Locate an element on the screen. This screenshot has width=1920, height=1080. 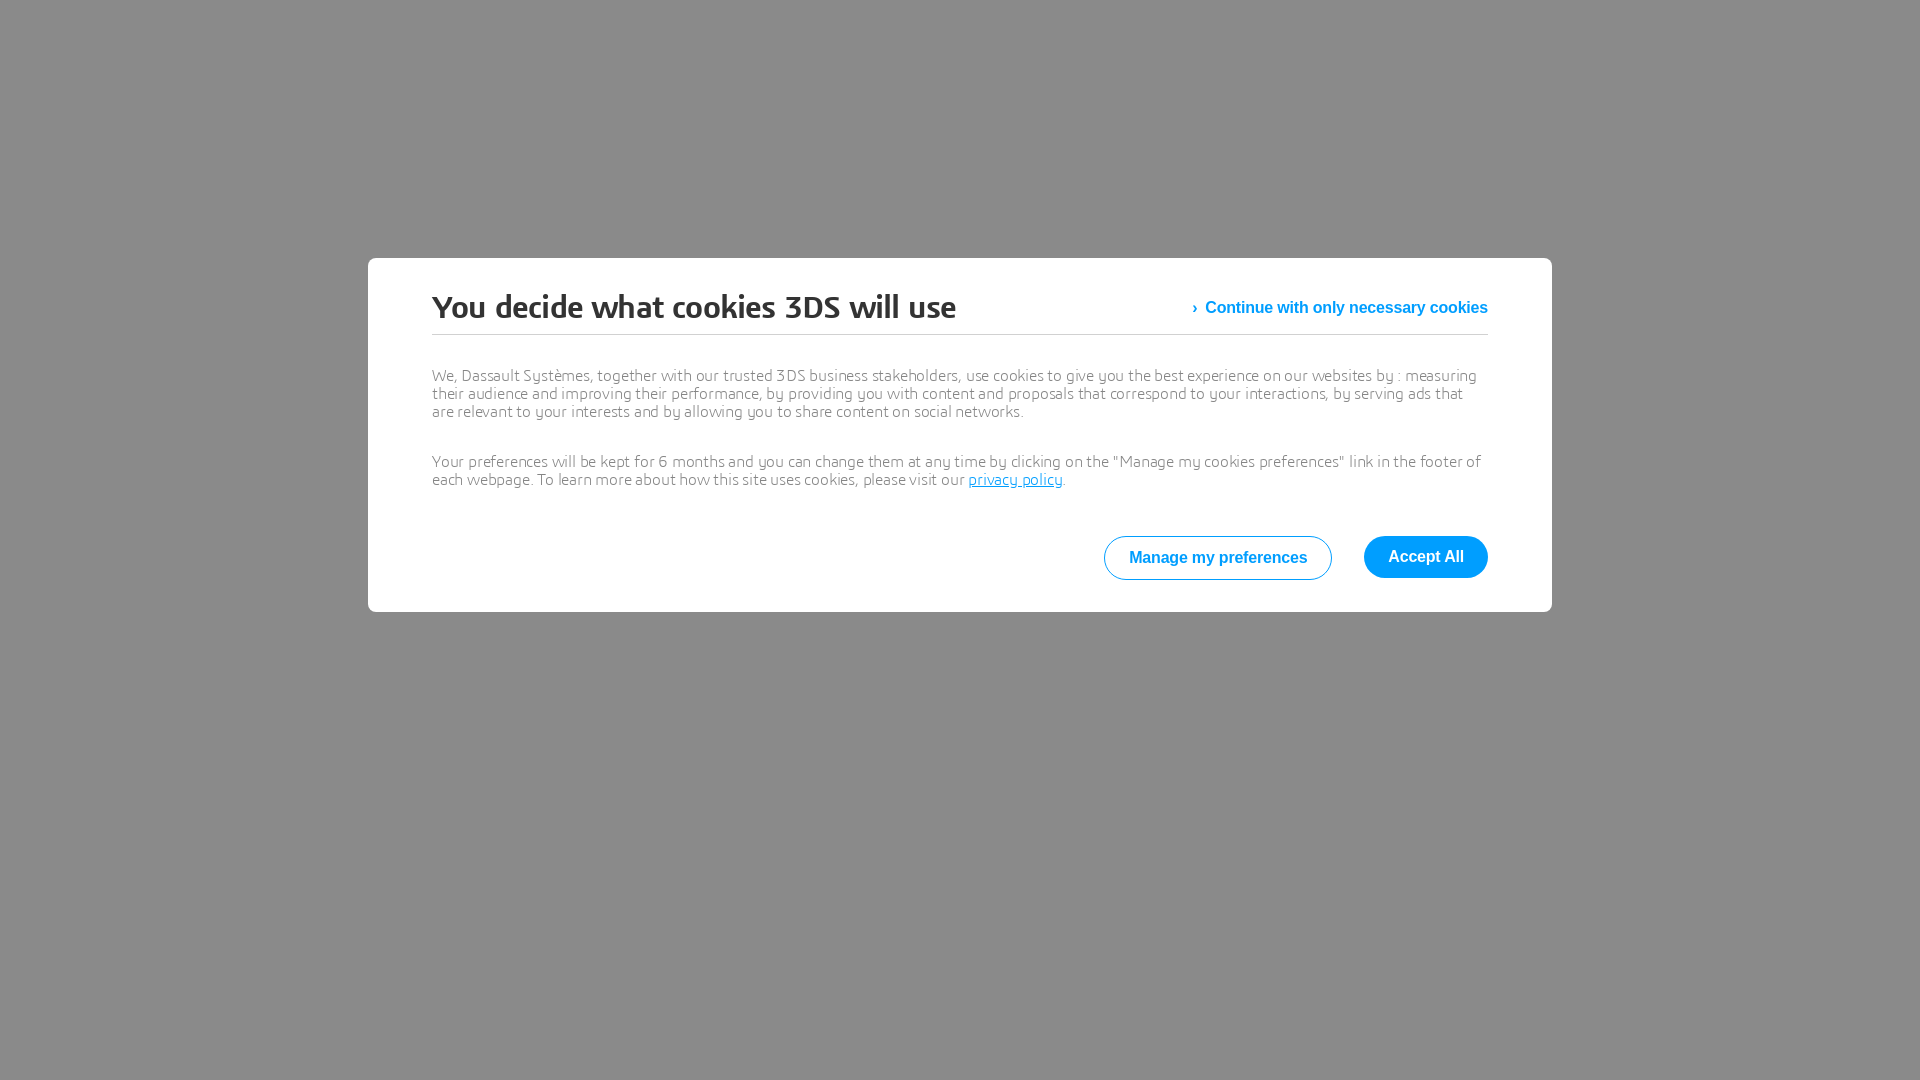
'Manage my preferences' is located at coordinates (1217, 558).